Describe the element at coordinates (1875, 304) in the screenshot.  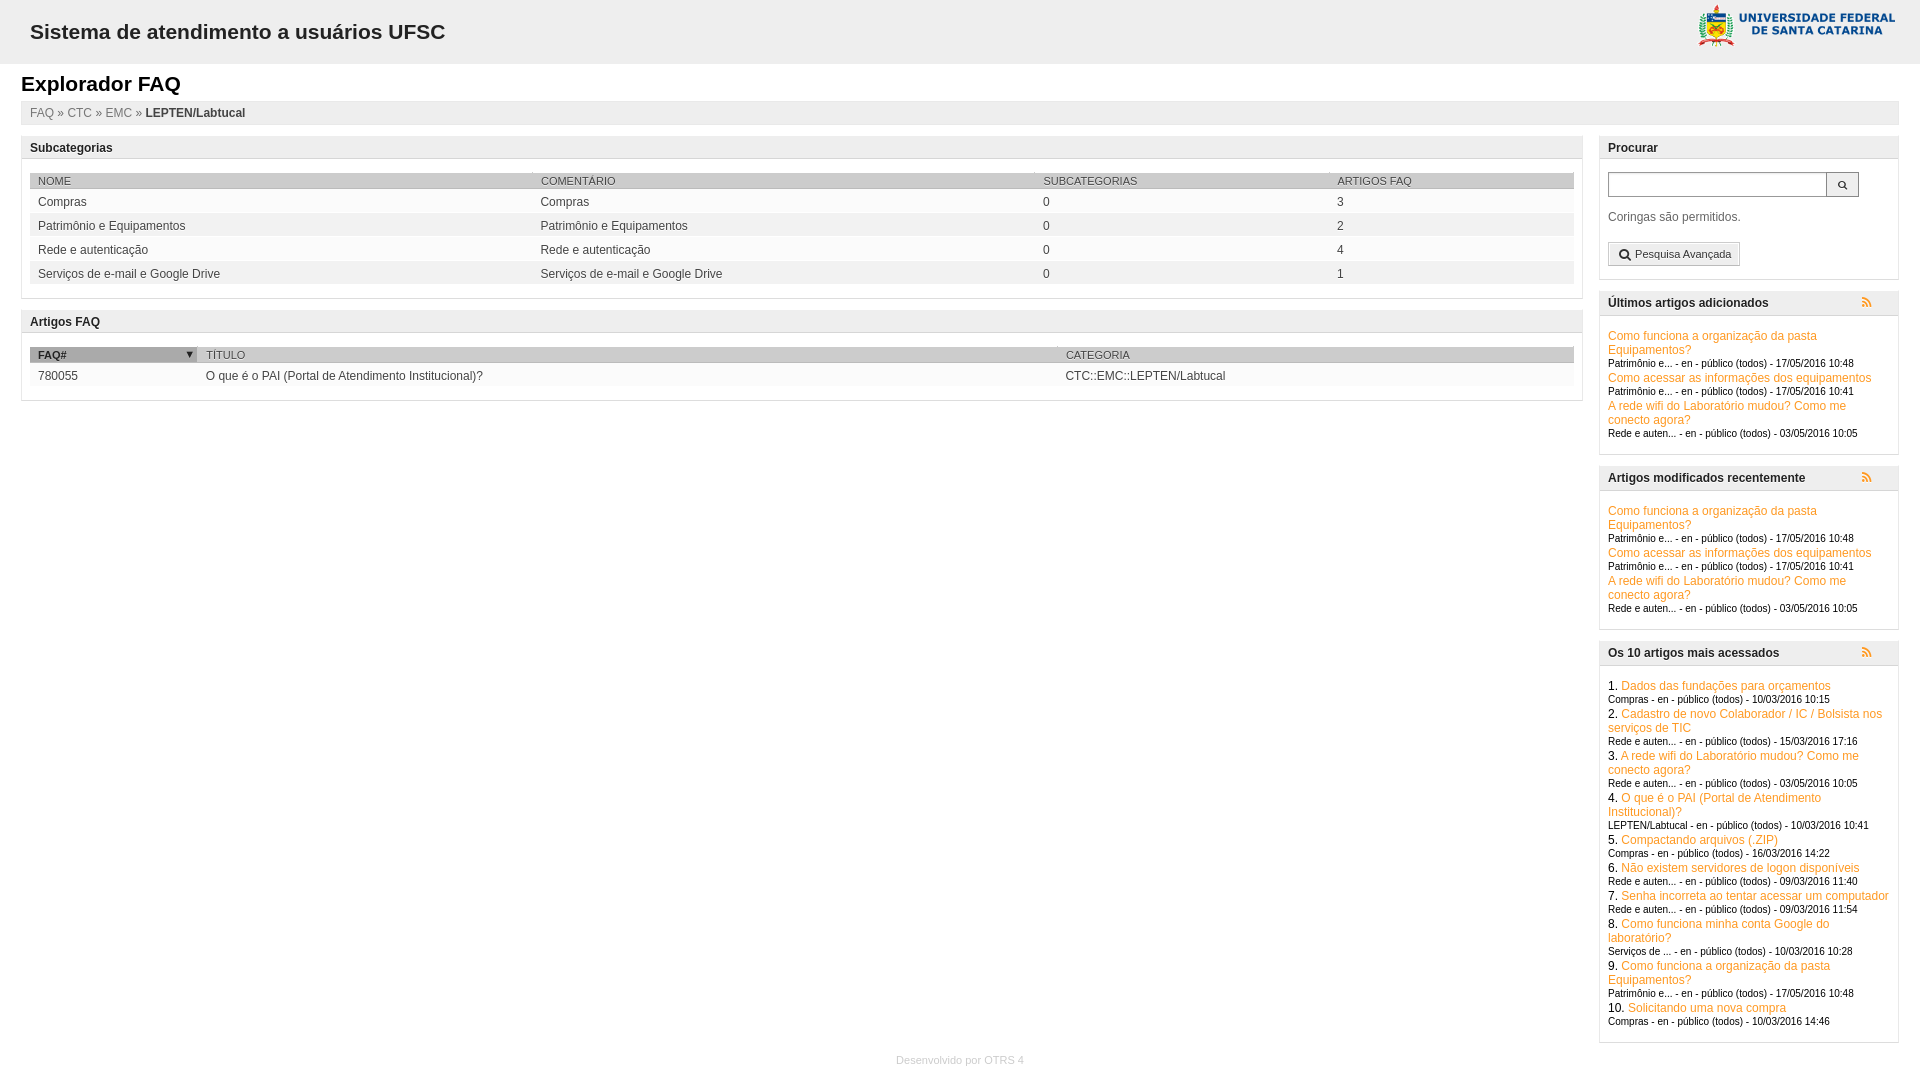
I see `'Artigos FAQ (criado novo)'` at that location.